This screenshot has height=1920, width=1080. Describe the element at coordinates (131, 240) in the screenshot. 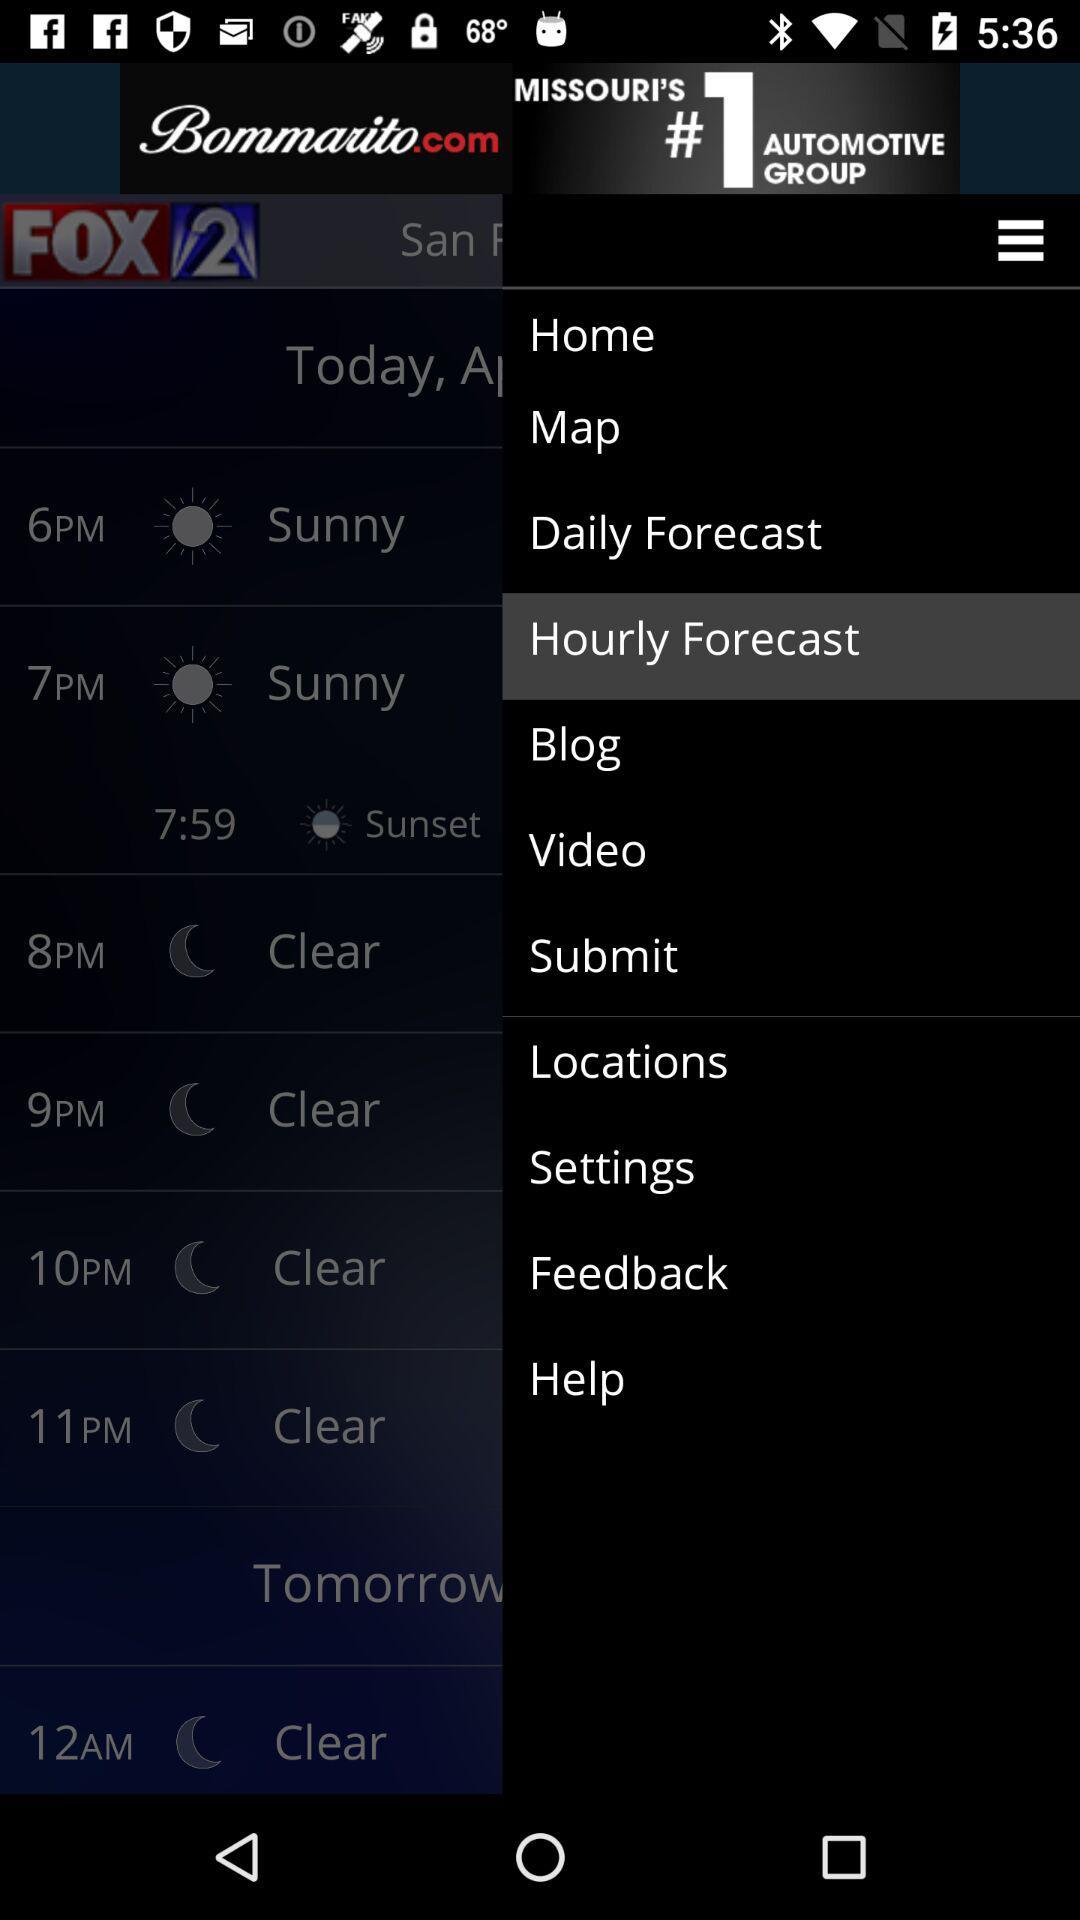

I see `the sliders icon` at that location.